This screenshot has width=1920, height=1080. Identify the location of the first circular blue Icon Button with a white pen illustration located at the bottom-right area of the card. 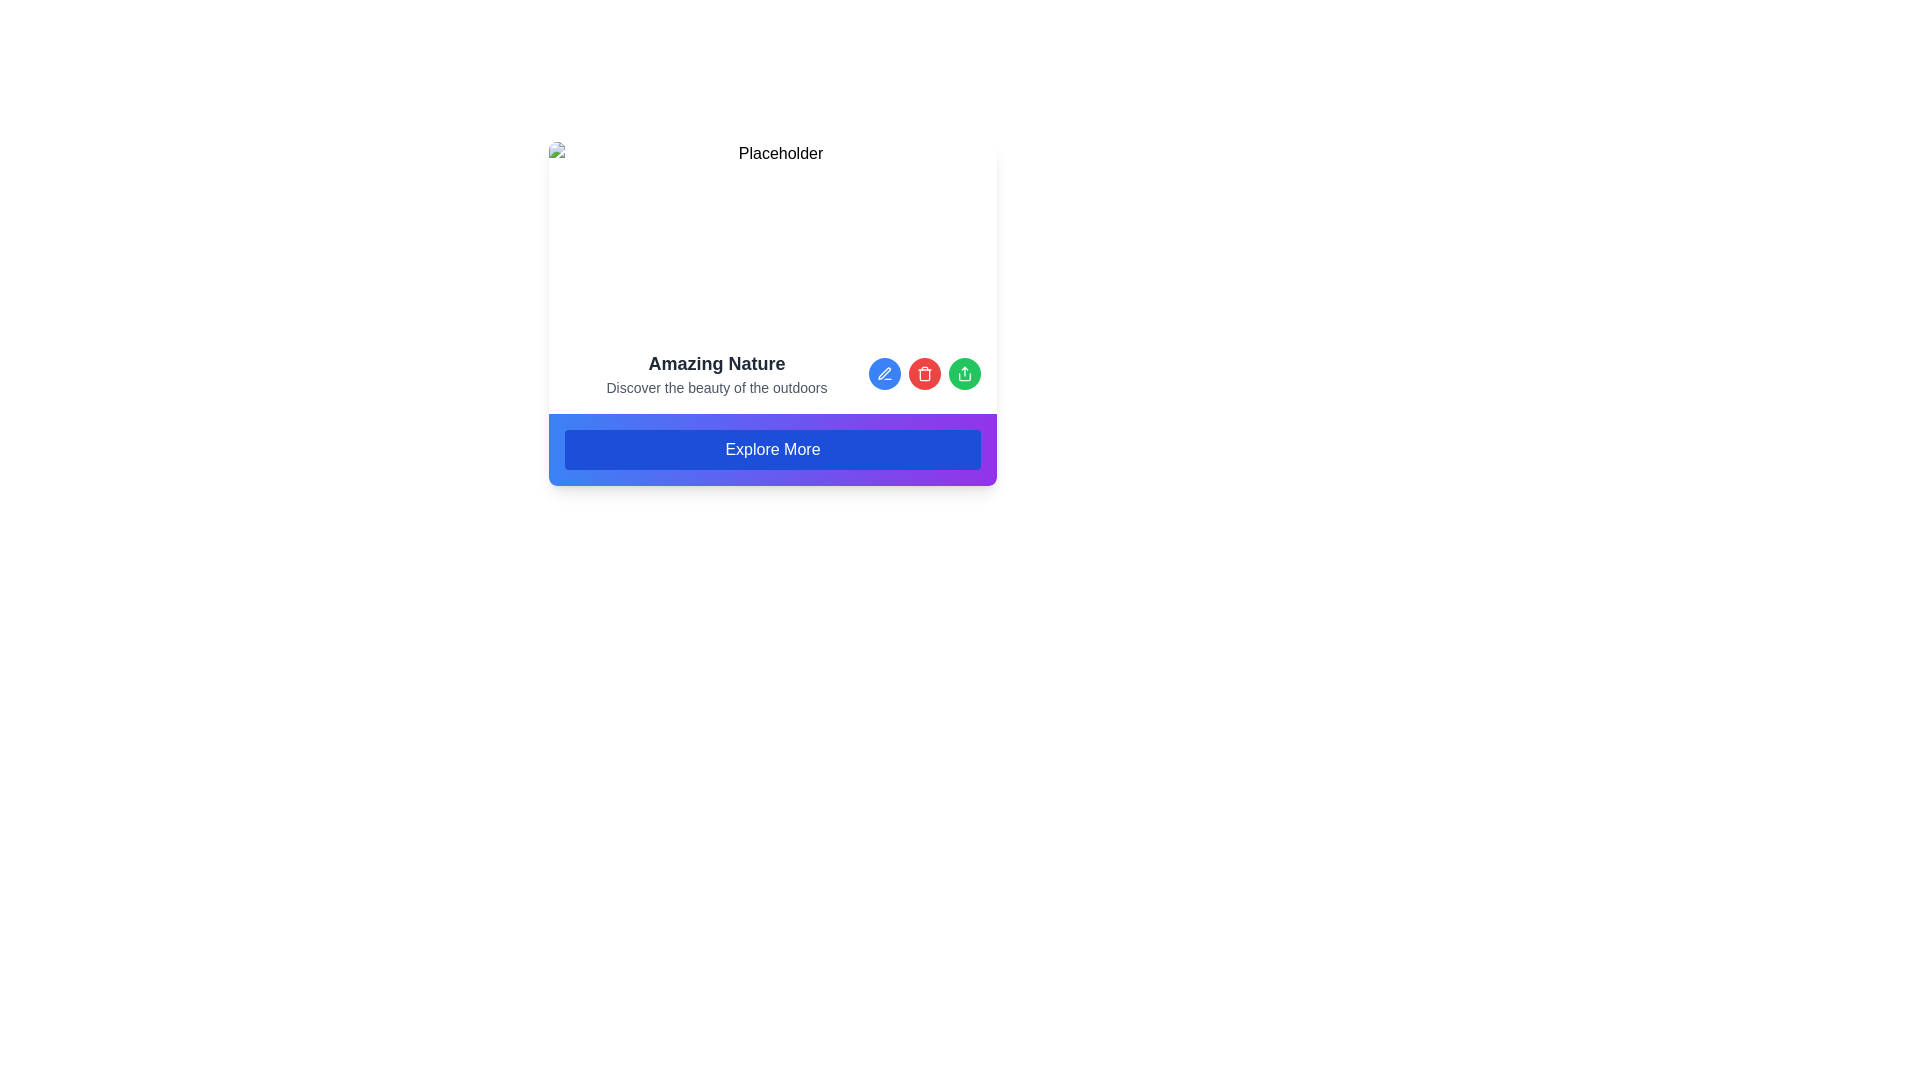
(883, 374).